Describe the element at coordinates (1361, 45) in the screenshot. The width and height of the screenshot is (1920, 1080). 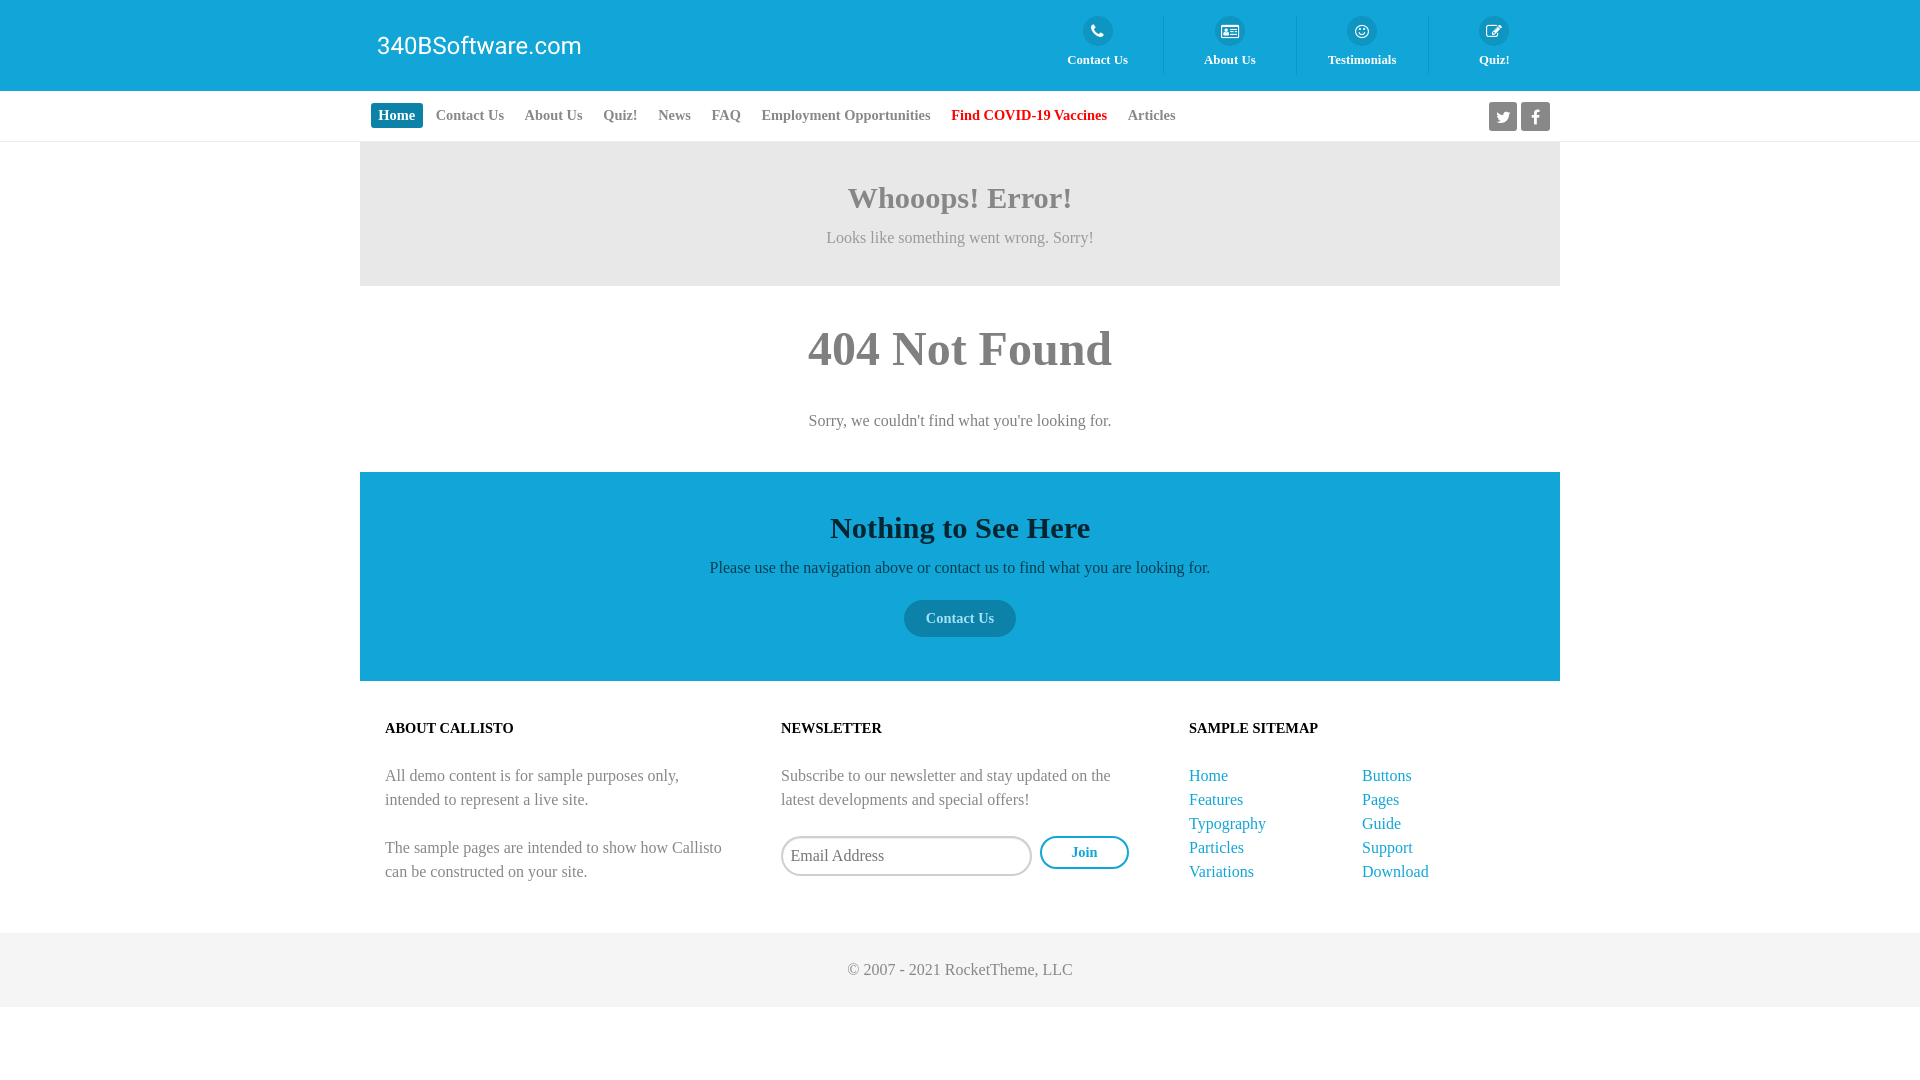
I see `'Testimonials'` at that location.